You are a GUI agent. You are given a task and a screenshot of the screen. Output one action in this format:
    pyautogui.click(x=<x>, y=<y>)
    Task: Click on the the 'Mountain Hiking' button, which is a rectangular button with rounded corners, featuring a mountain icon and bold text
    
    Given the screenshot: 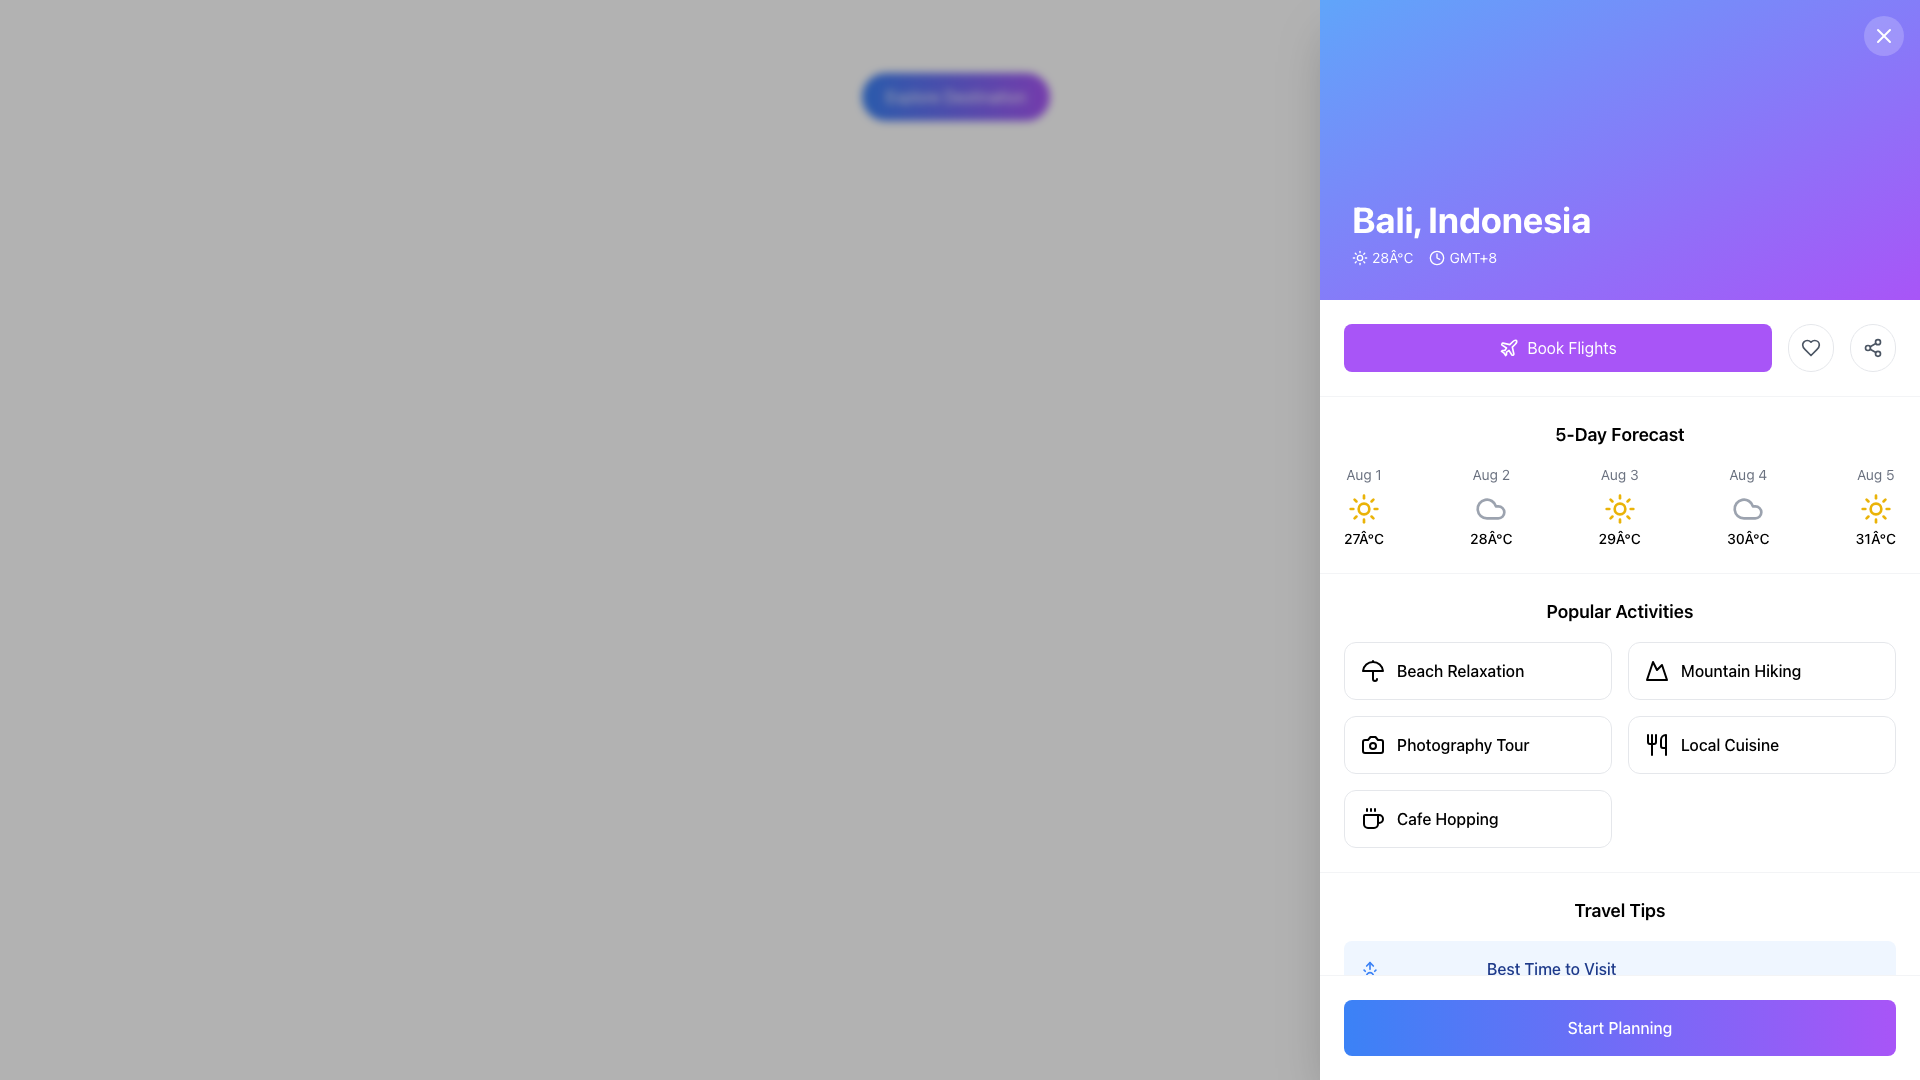 What is the action you would take?
    pyautogui.click(x=1761, y=671)
    